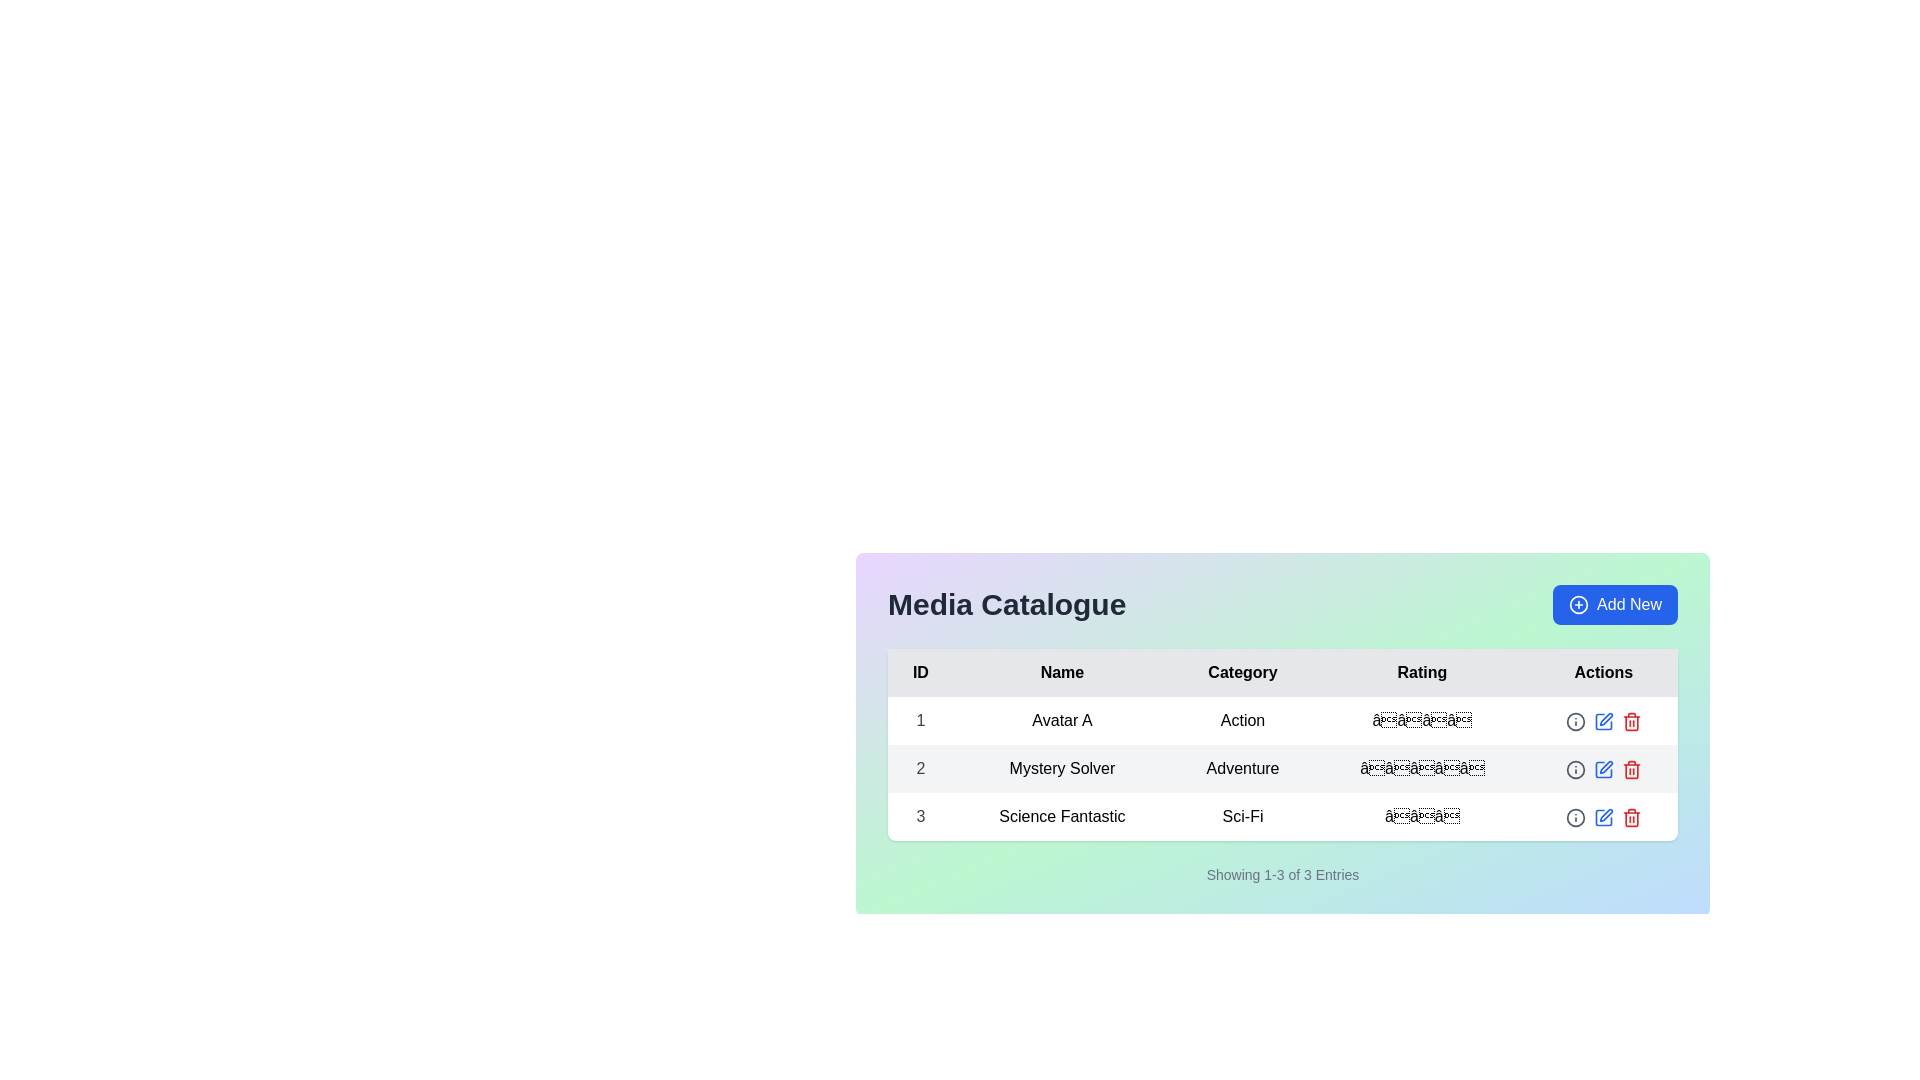 The width and height of the screenshot is (1920, 1080). Describe the element at coordinates (1421, 721) in the screenshot. I see `the stars in the Rating Display for the media titled 'Avatar A' in the 'Rating' column to change the rating` at that location.